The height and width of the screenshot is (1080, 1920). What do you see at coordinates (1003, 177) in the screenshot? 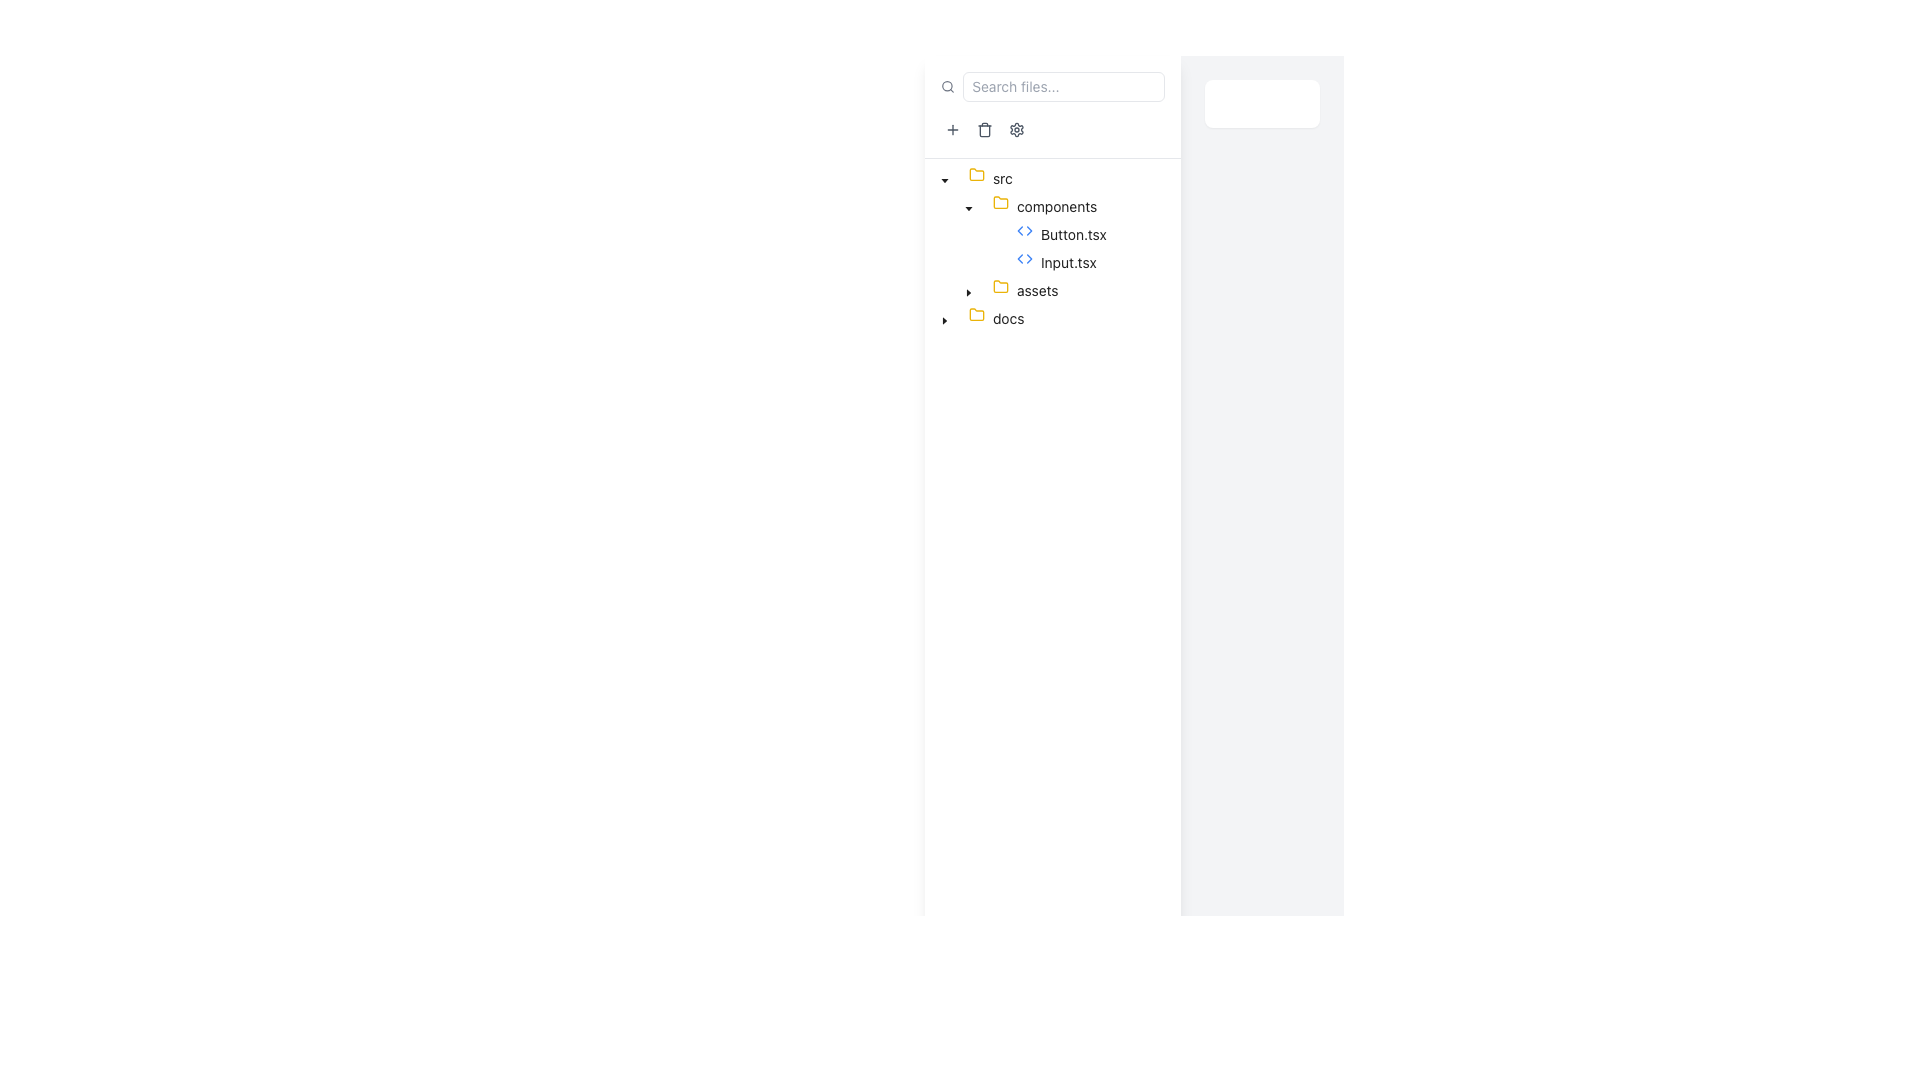
I see `the text label displaying 'src' within the tree view node` at bounding box center [1003, 177].